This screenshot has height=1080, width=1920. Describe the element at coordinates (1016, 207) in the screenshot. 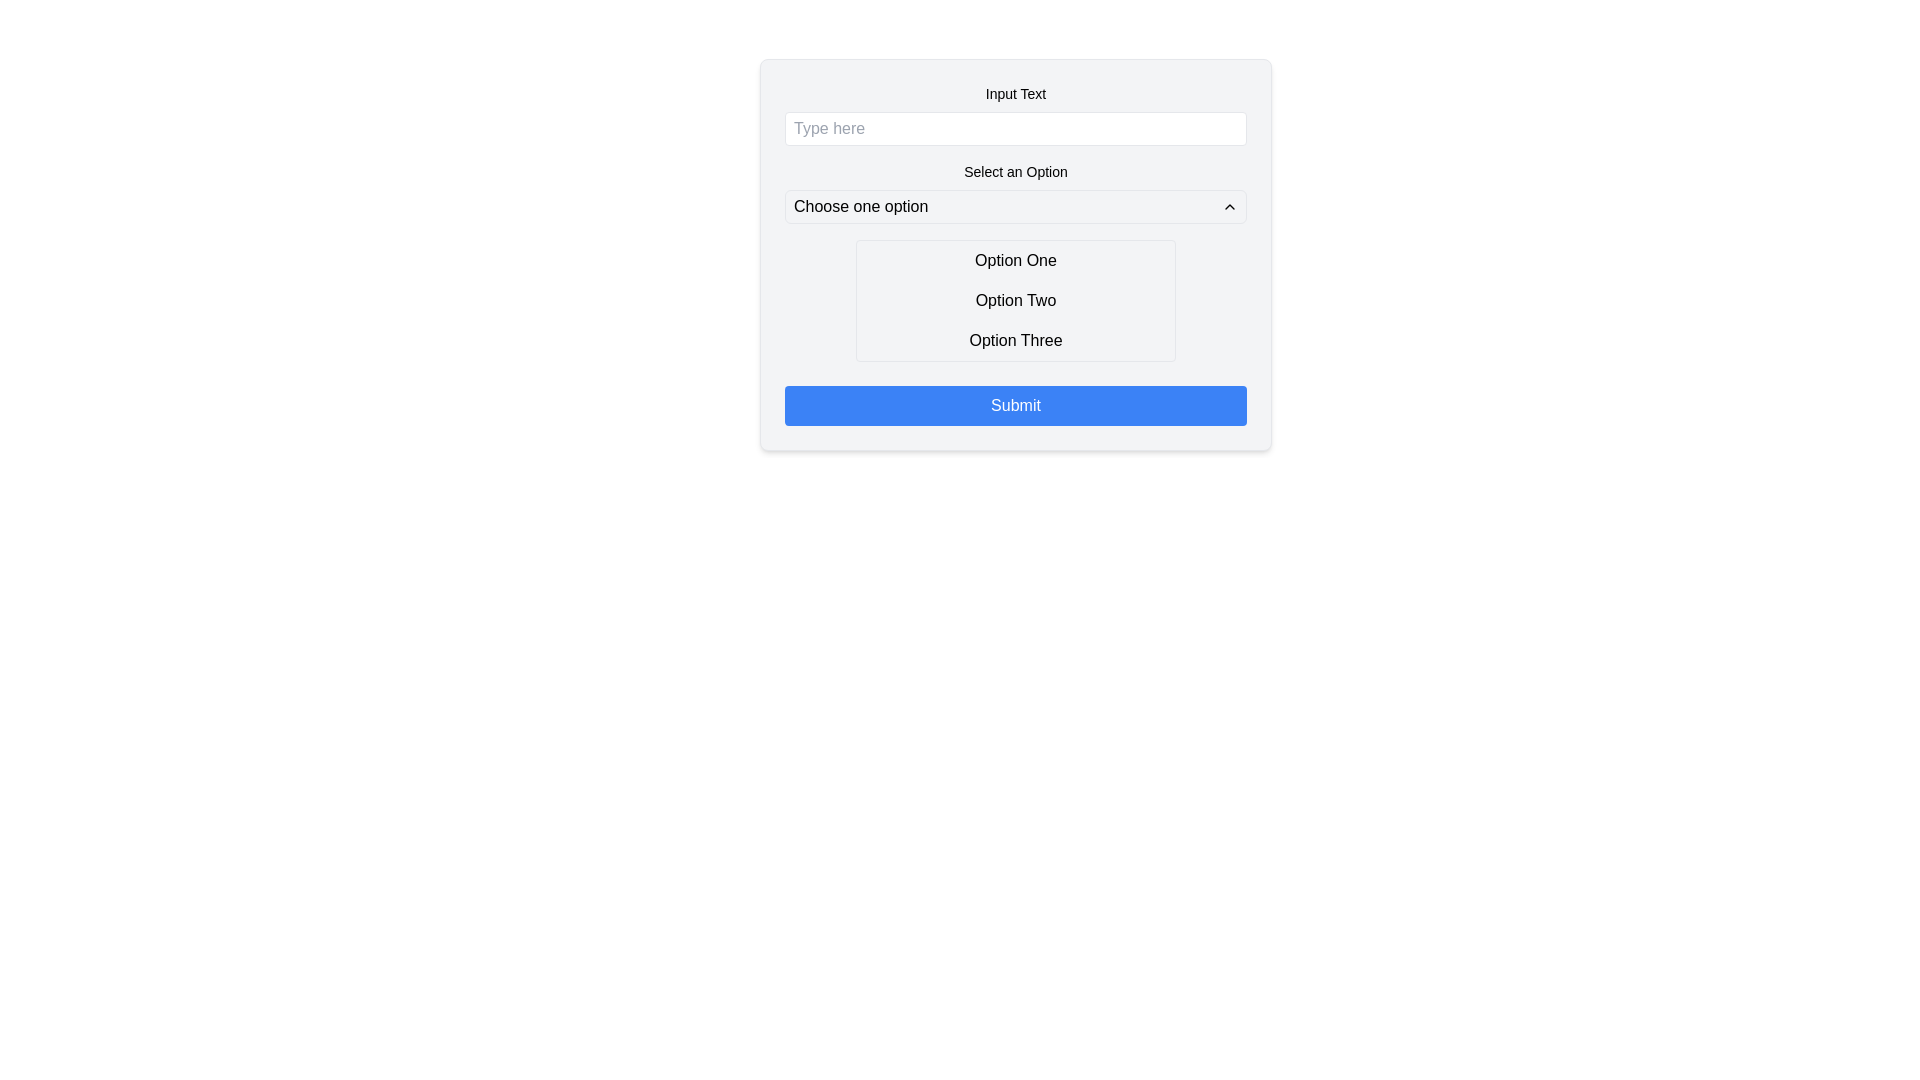

I see `the dropdown menu with the text 'Choose one option' located below the label 'Select an Option' by clicking on it for keyboard navigation` at that location.